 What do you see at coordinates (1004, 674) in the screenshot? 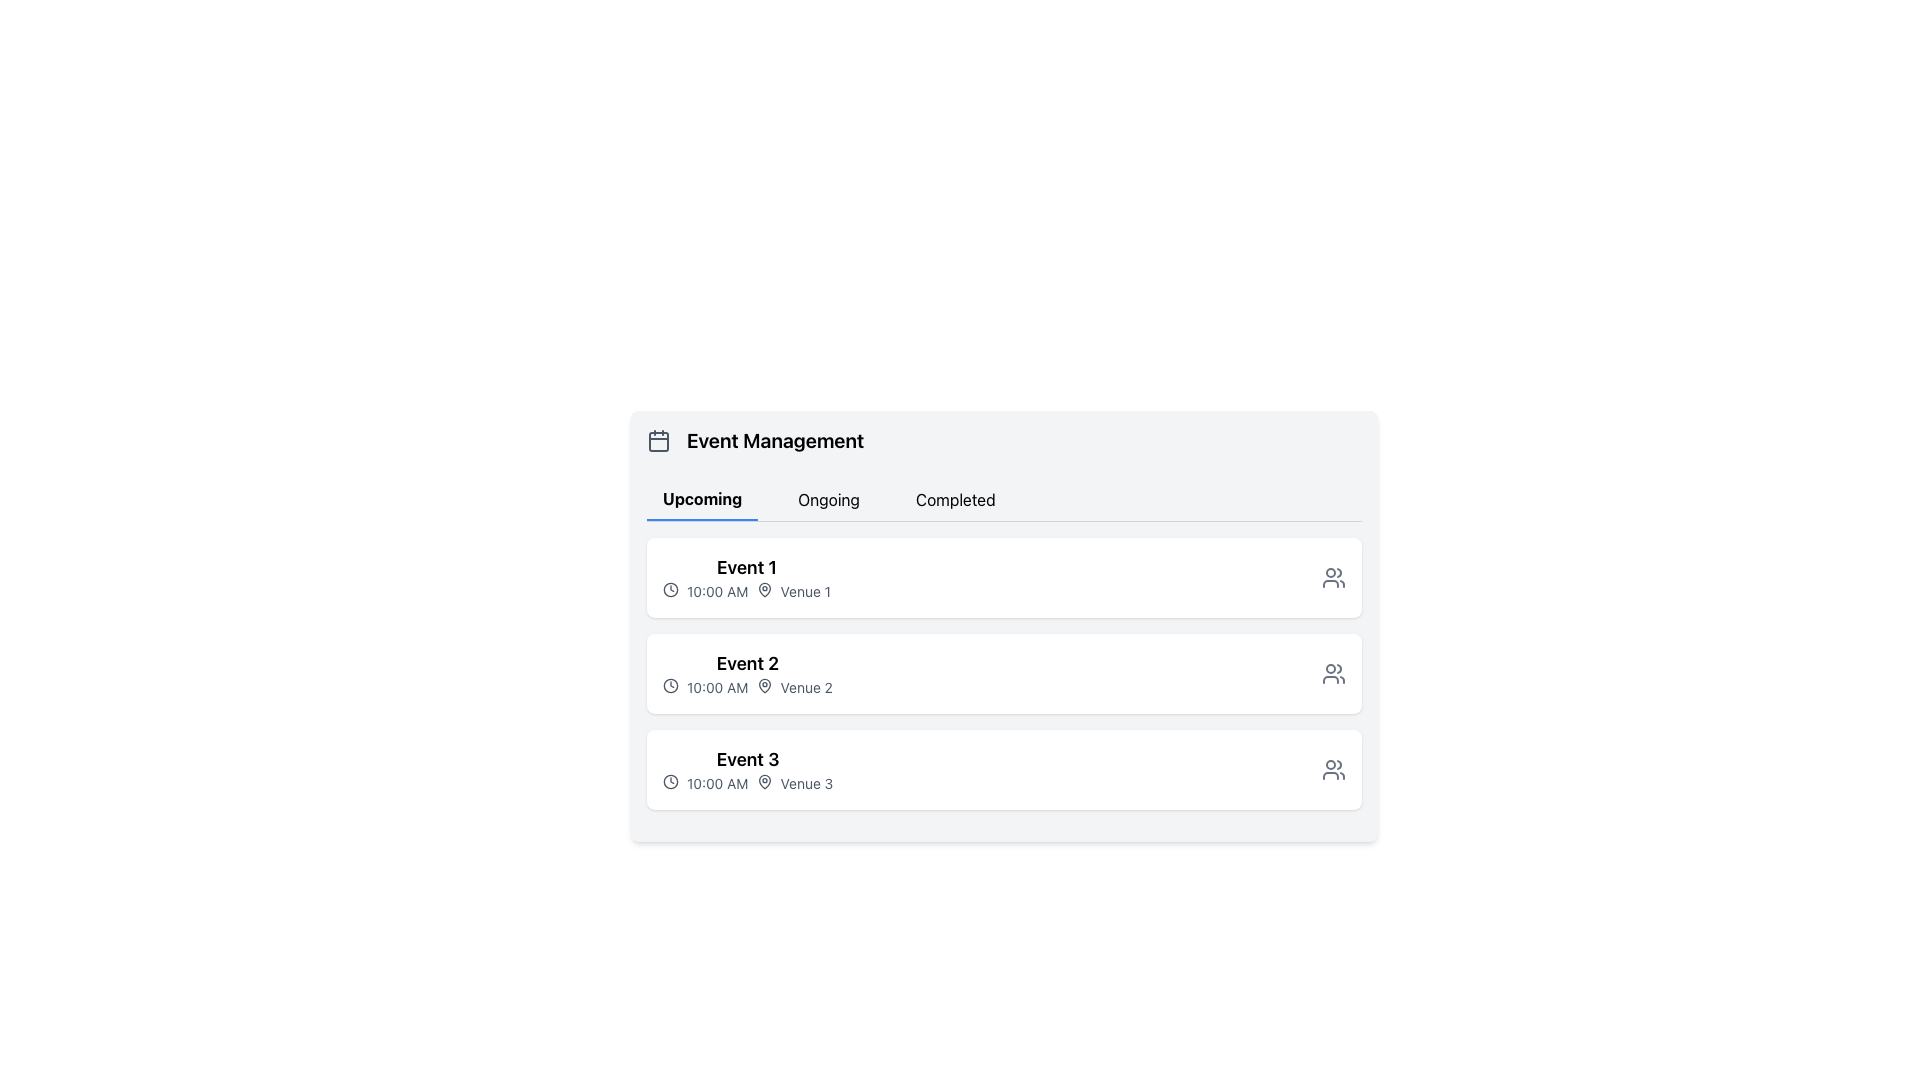
I see `details of the event titled 'Event 2', which is displayed in the second row of the 'Upcoming' section of the 'Event Management' interface` at bounding box center [1004, 674].